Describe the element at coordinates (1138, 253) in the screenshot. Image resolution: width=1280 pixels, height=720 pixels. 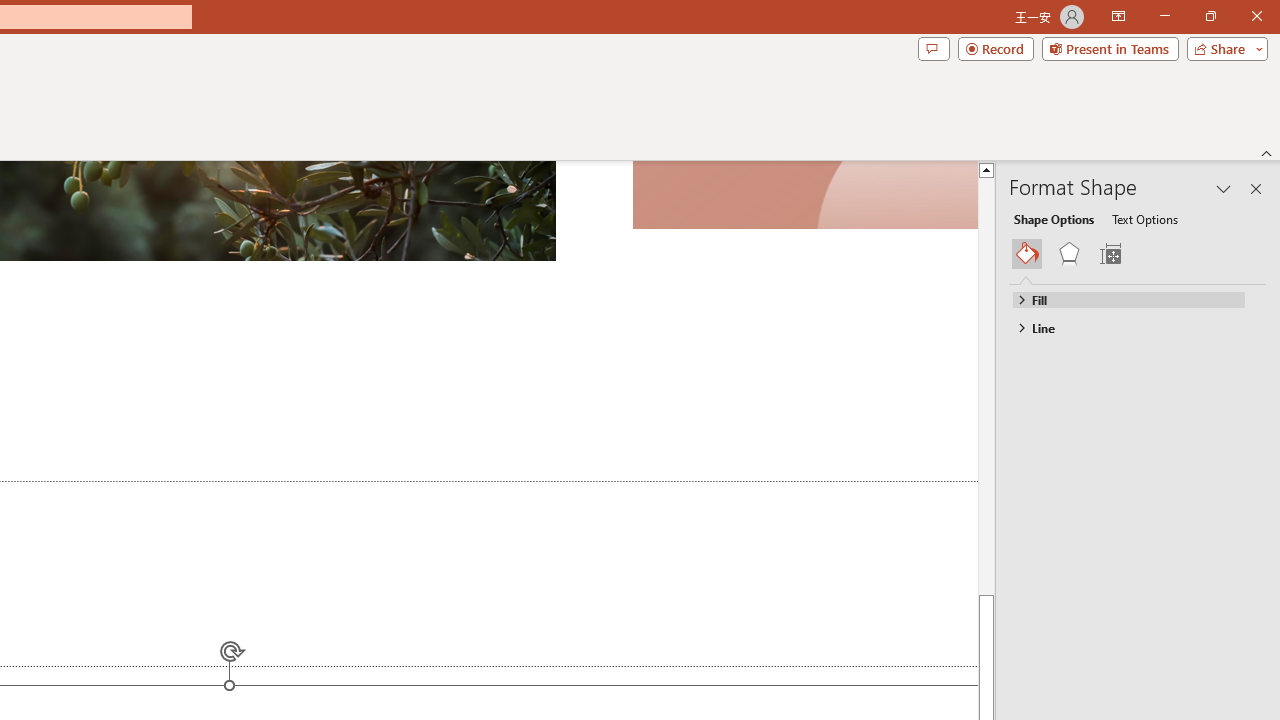
I see `'Class: NetUIGalleryContainer'` at that location.